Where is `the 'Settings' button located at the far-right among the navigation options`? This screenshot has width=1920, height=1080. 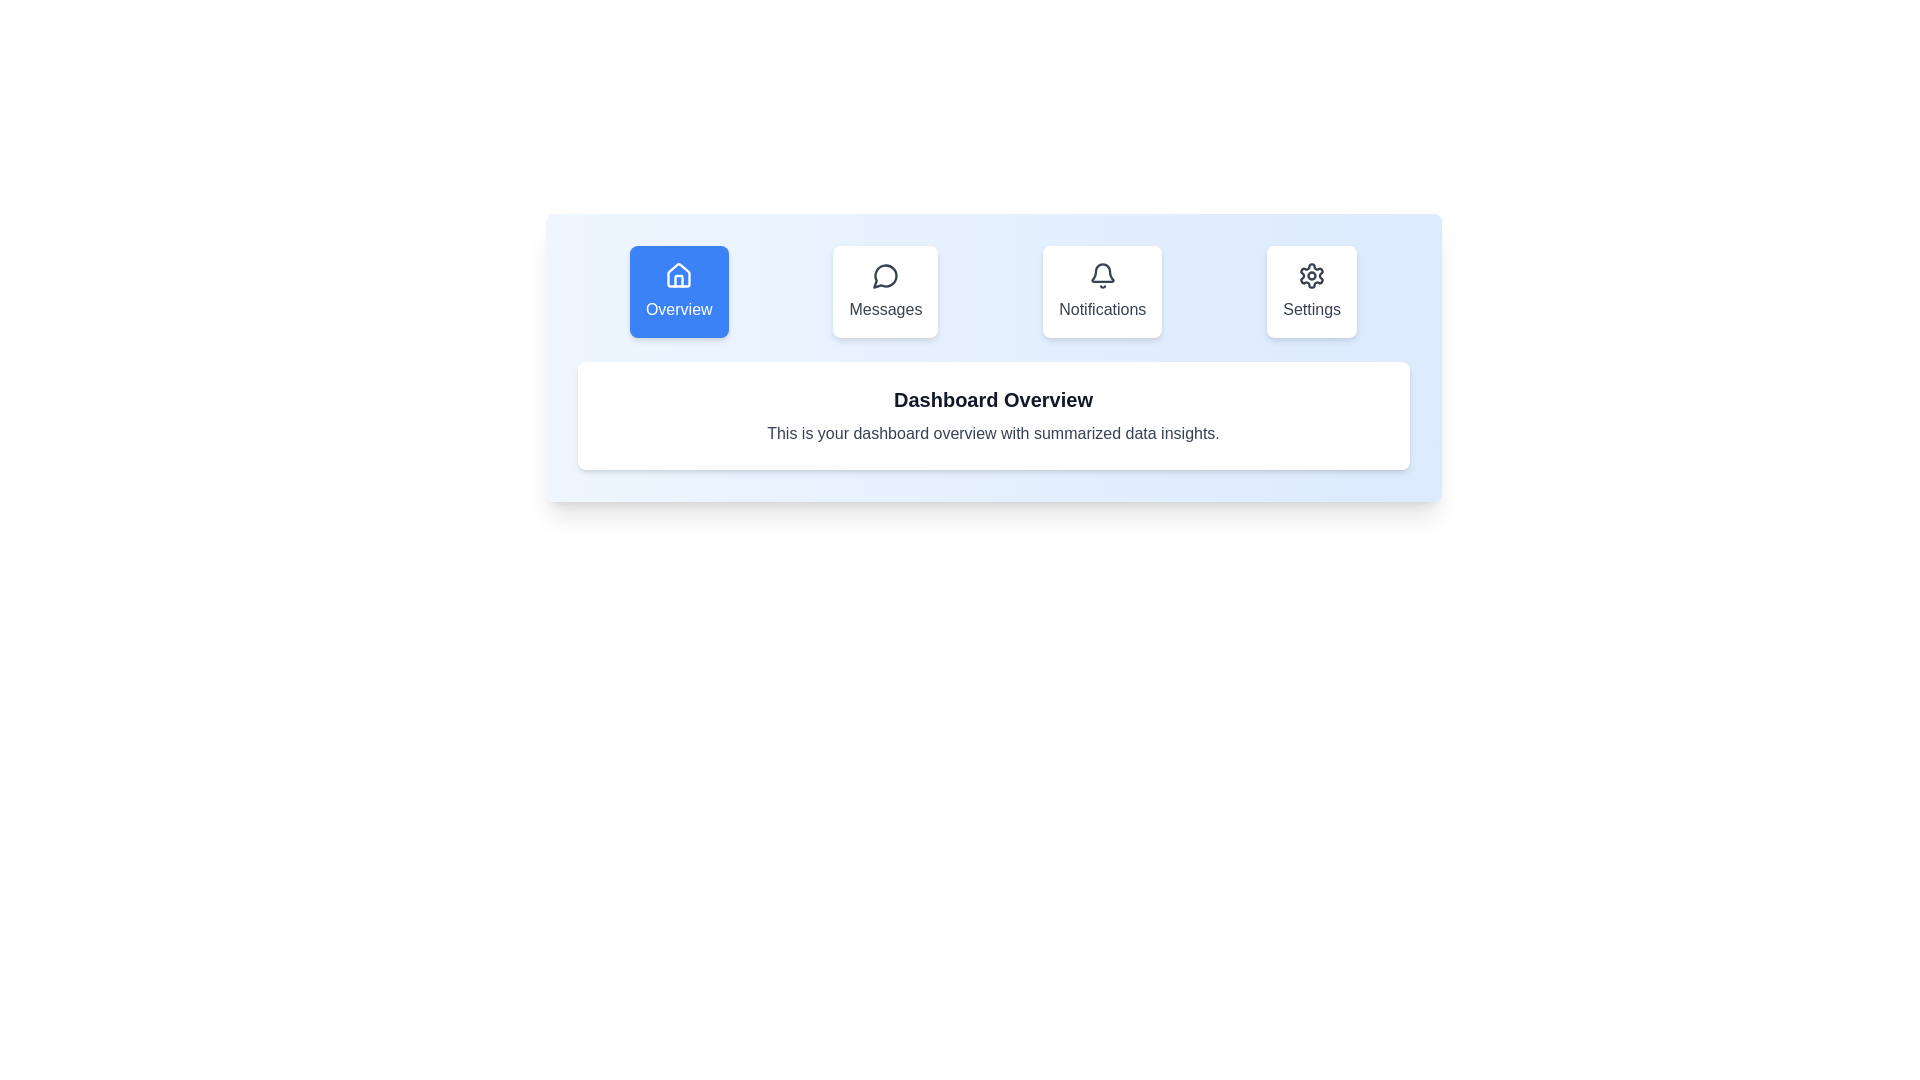 the 'Settings' button located at the far-right among the navigation options is located at coordinates (1312, 292).